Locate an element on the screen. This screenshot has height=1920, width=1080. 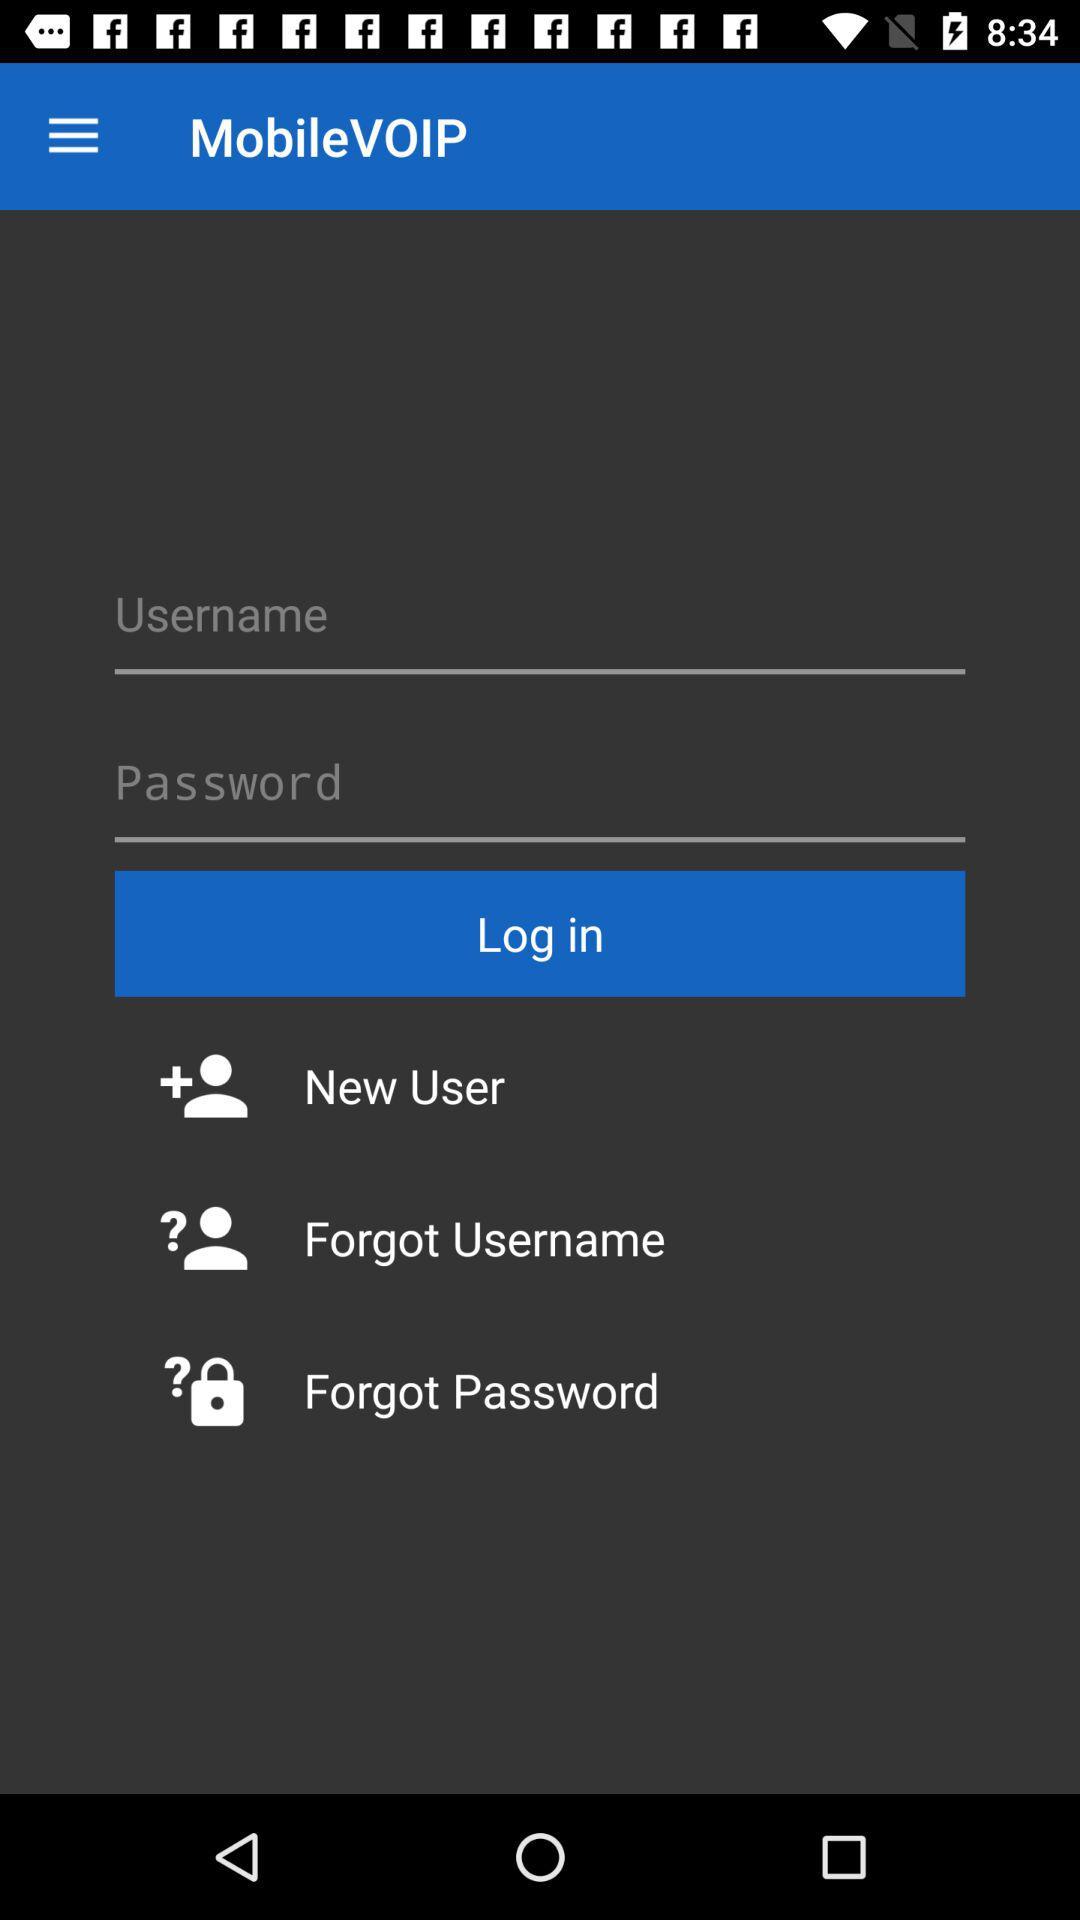
the new user icon is located at coordinates (540, 1084).